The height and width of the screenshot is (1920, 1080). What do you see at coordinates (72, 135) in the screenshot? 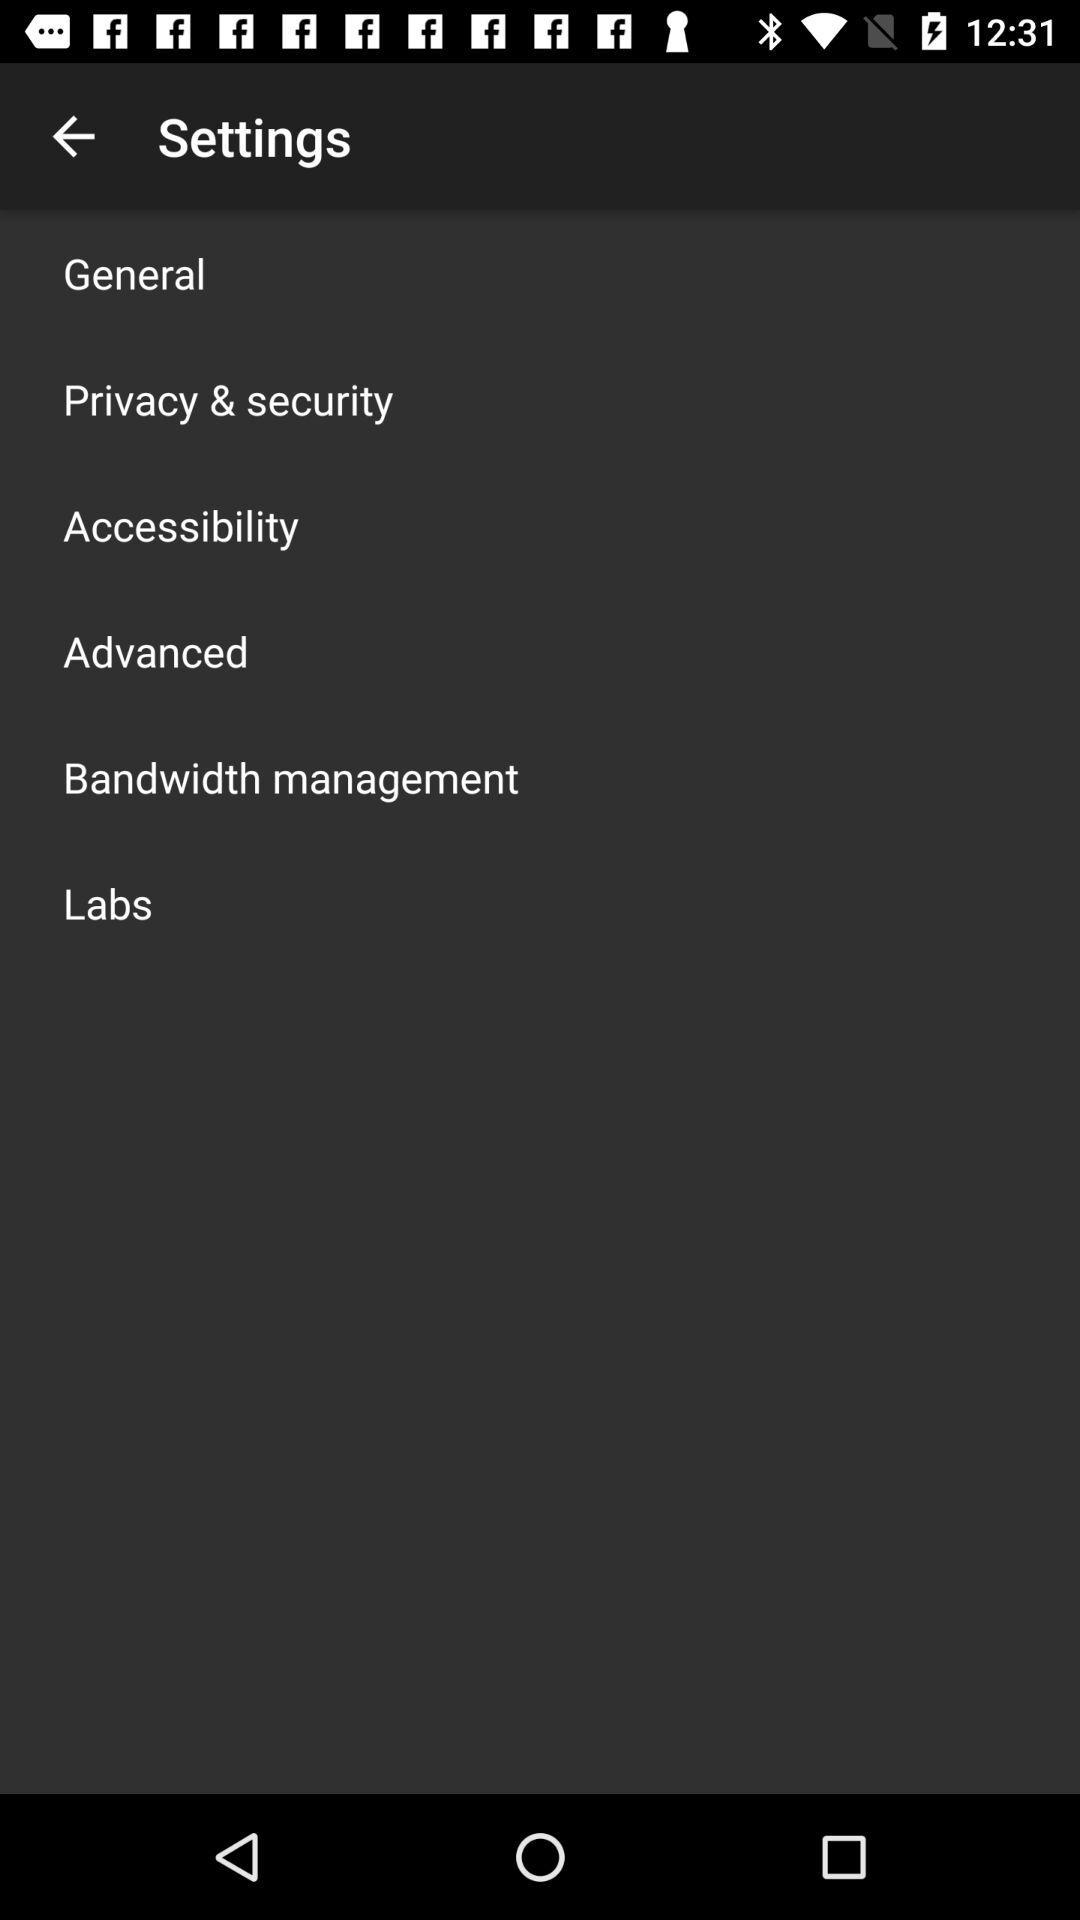
I see `app to the left of settings` at bounding box center [72, 135].